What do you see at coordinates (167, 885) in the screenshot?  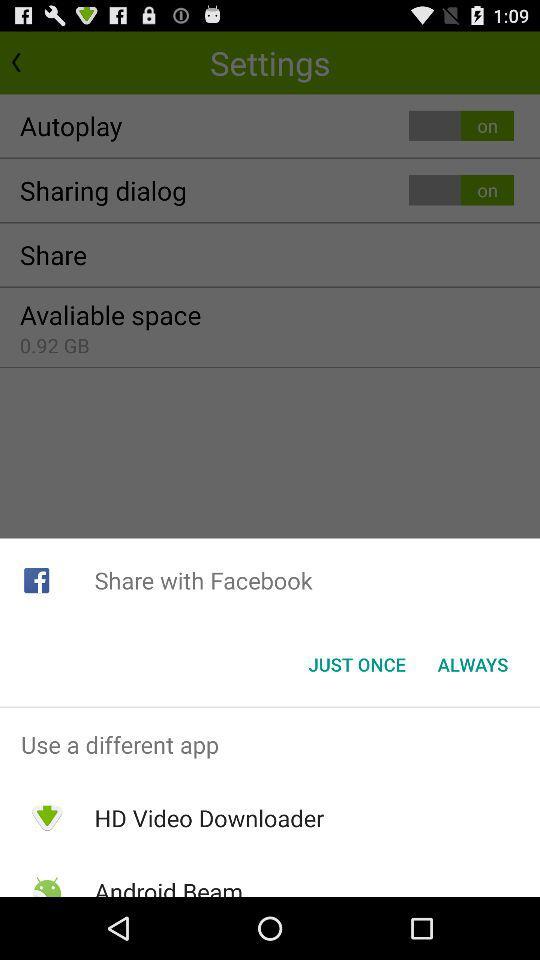 I see `the app below hd video downloader app` at bounding box center [167, 885].